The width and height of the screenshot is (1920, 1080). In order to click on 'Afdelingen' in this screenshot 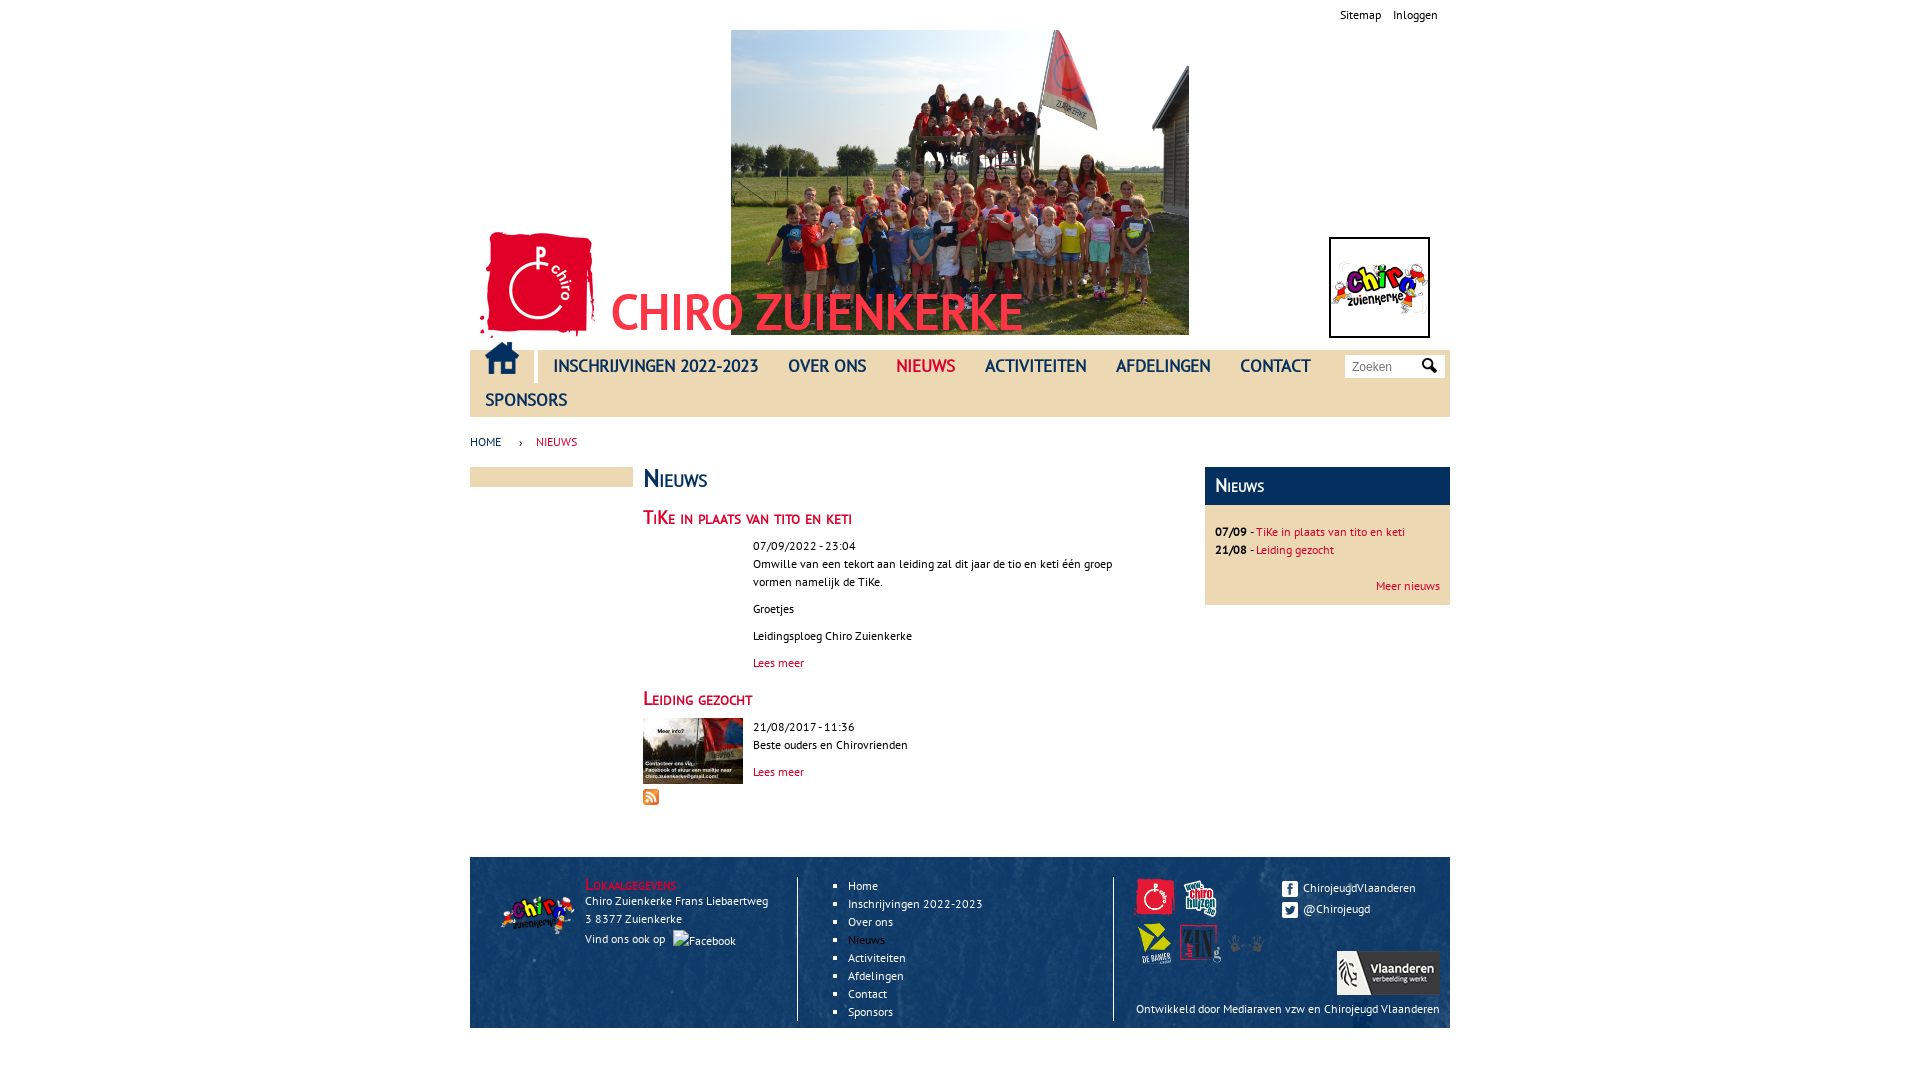, I will do `click(848, 974)`.